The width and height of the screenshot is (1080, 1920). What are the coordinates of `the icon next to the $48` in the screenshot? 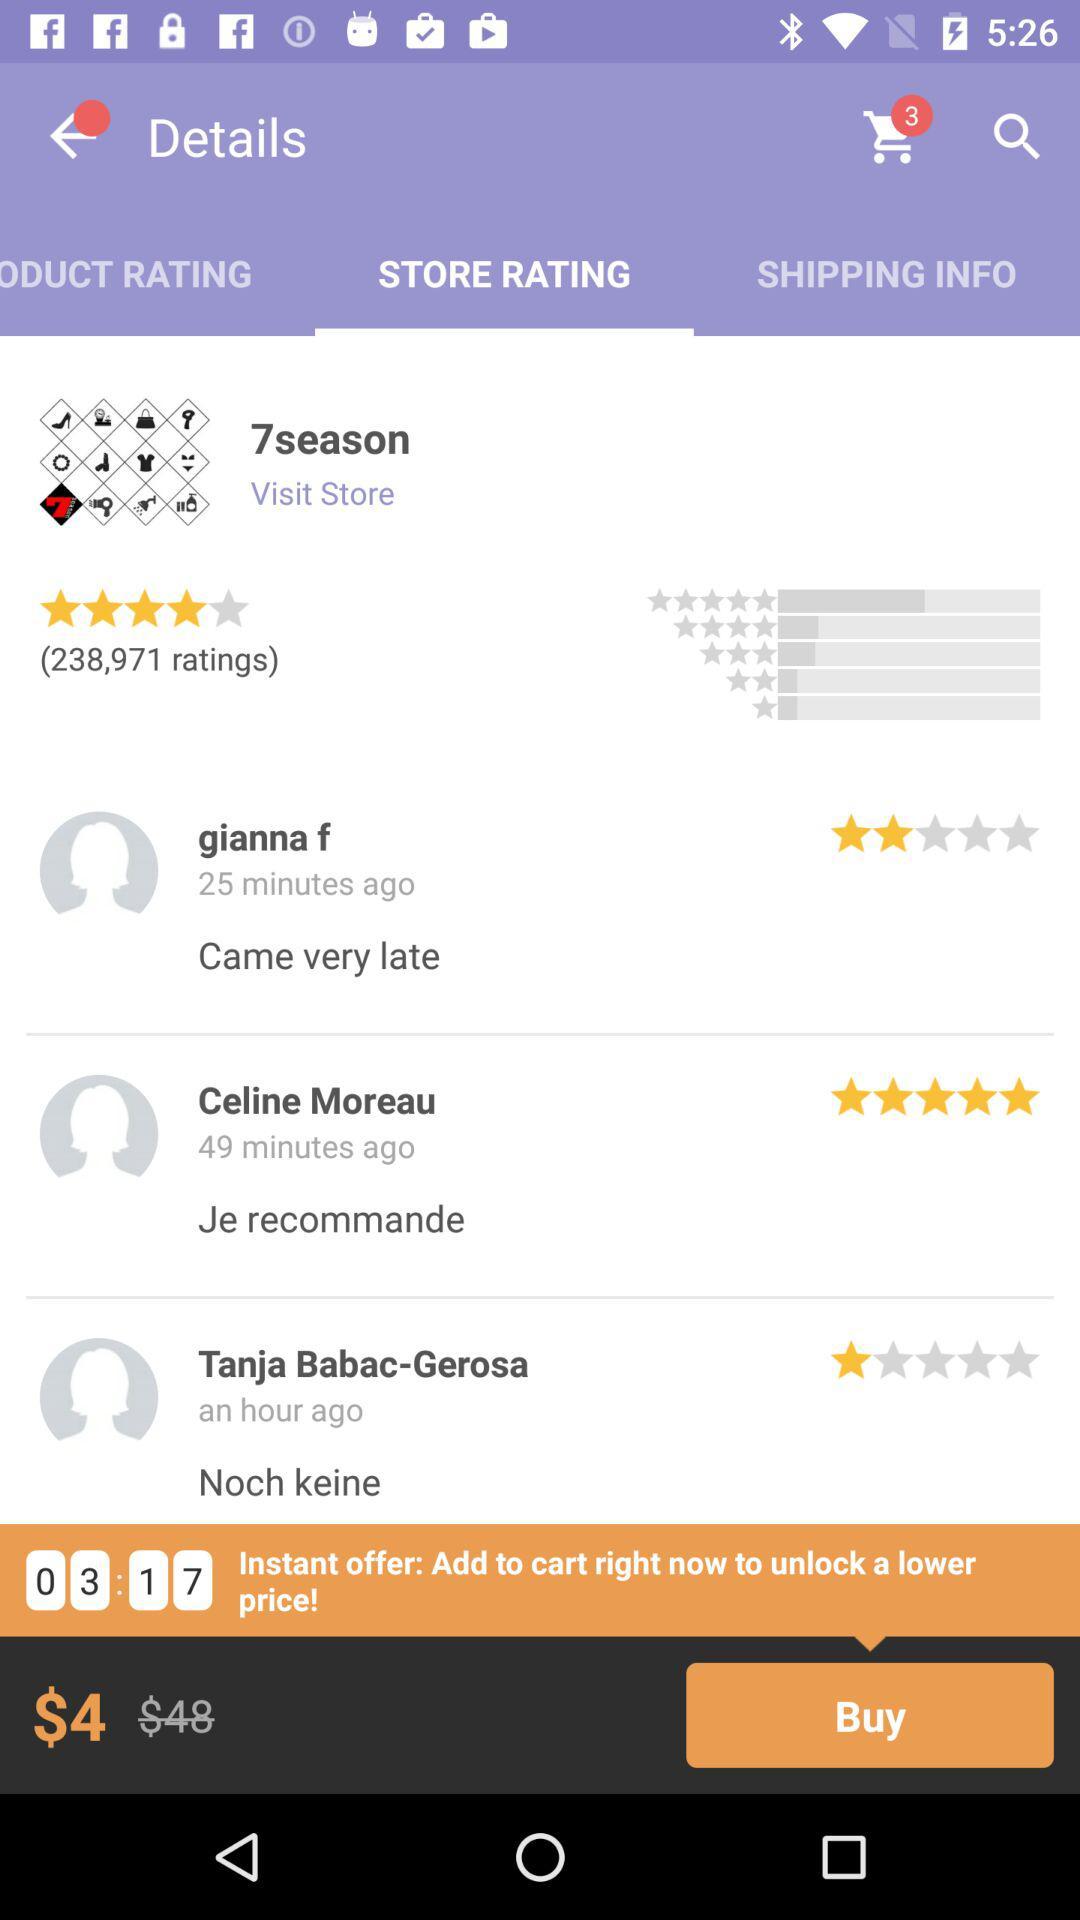 It's located at (869, 1714).